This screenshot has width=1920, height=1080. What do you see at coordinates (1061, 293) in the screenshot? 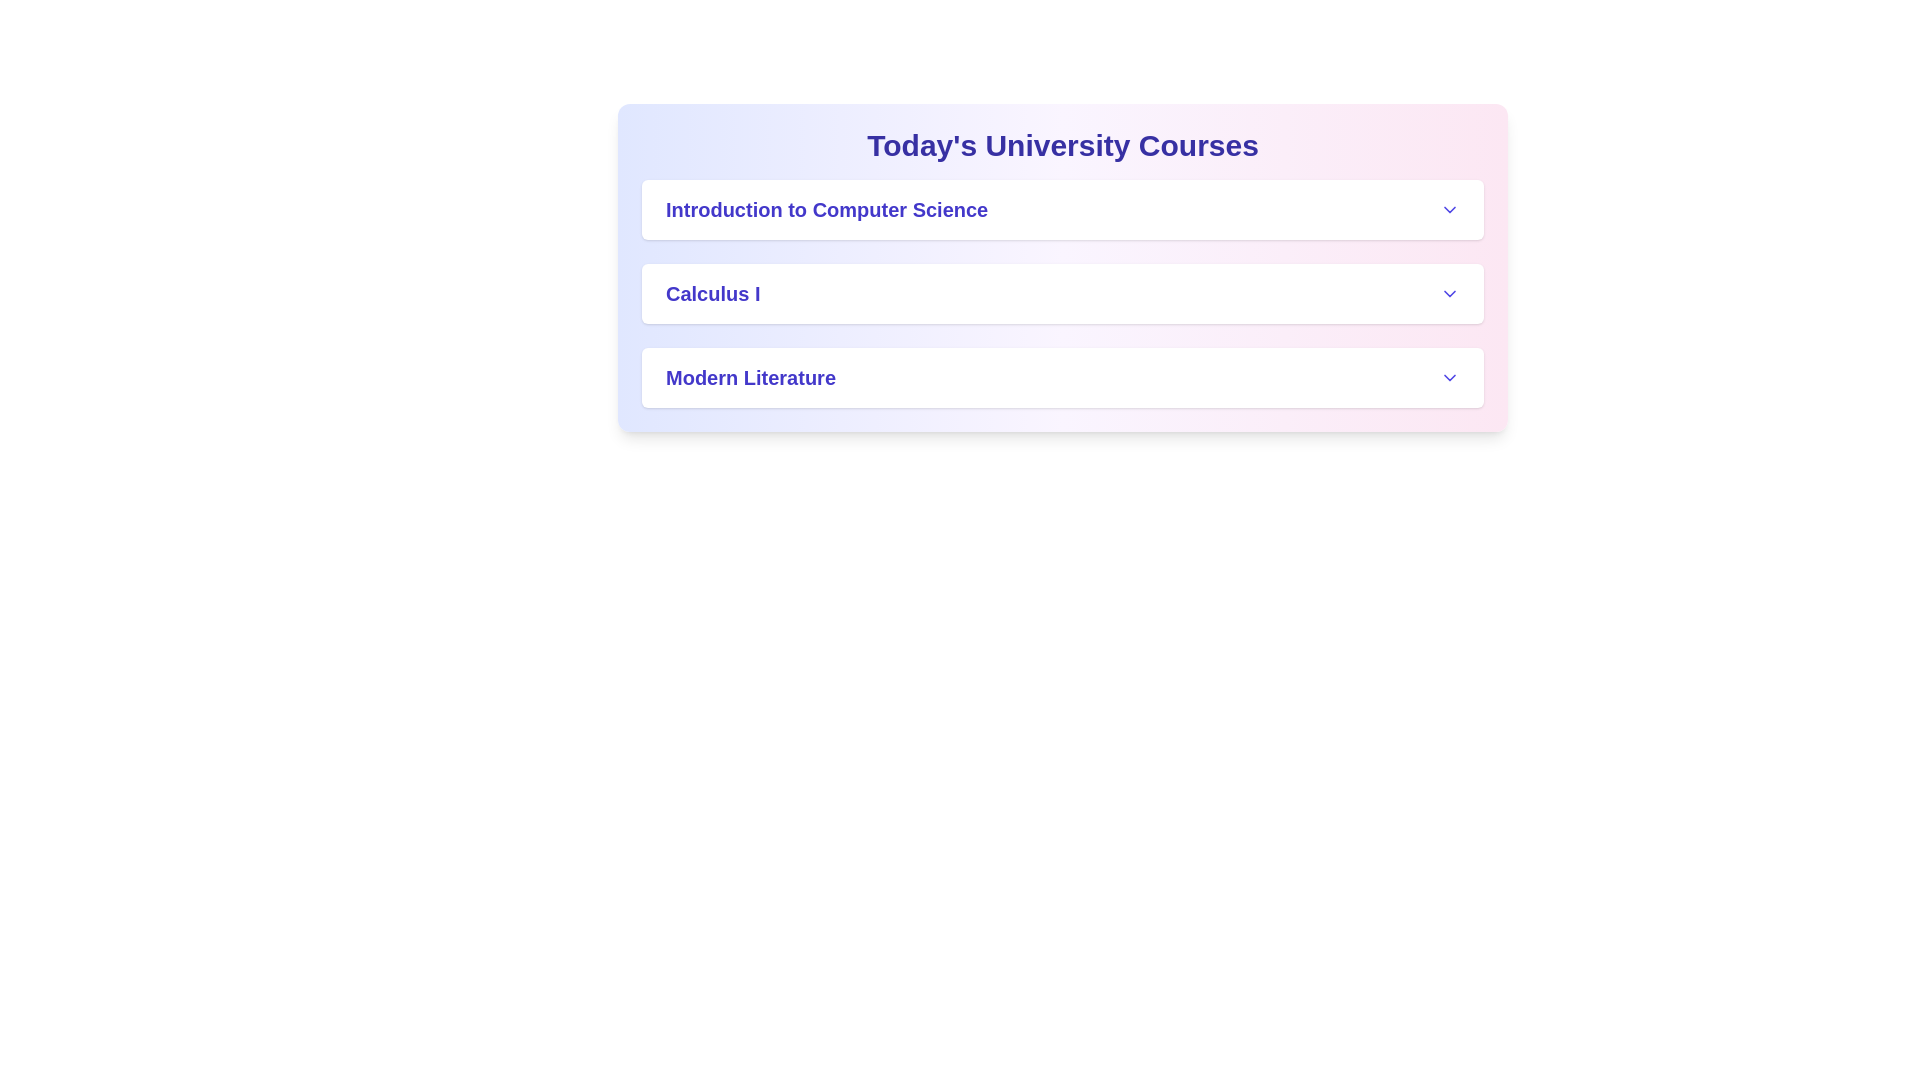
I see `the header of the course Calculus I to toggle its details` at bounding box center [1061, 293].